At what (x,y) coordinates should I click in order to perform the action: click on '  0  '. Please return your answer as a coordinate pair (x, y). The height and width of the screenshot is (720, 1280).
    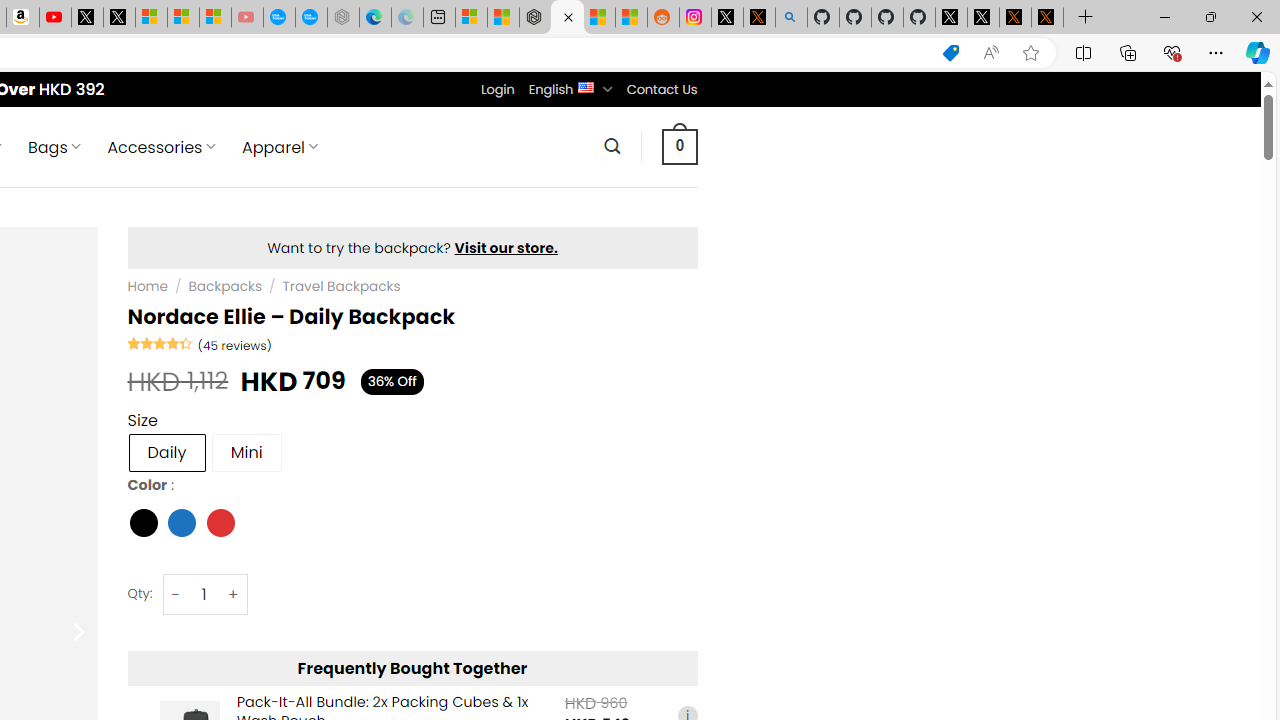
    Looking at the image, I should click on (679, 145).